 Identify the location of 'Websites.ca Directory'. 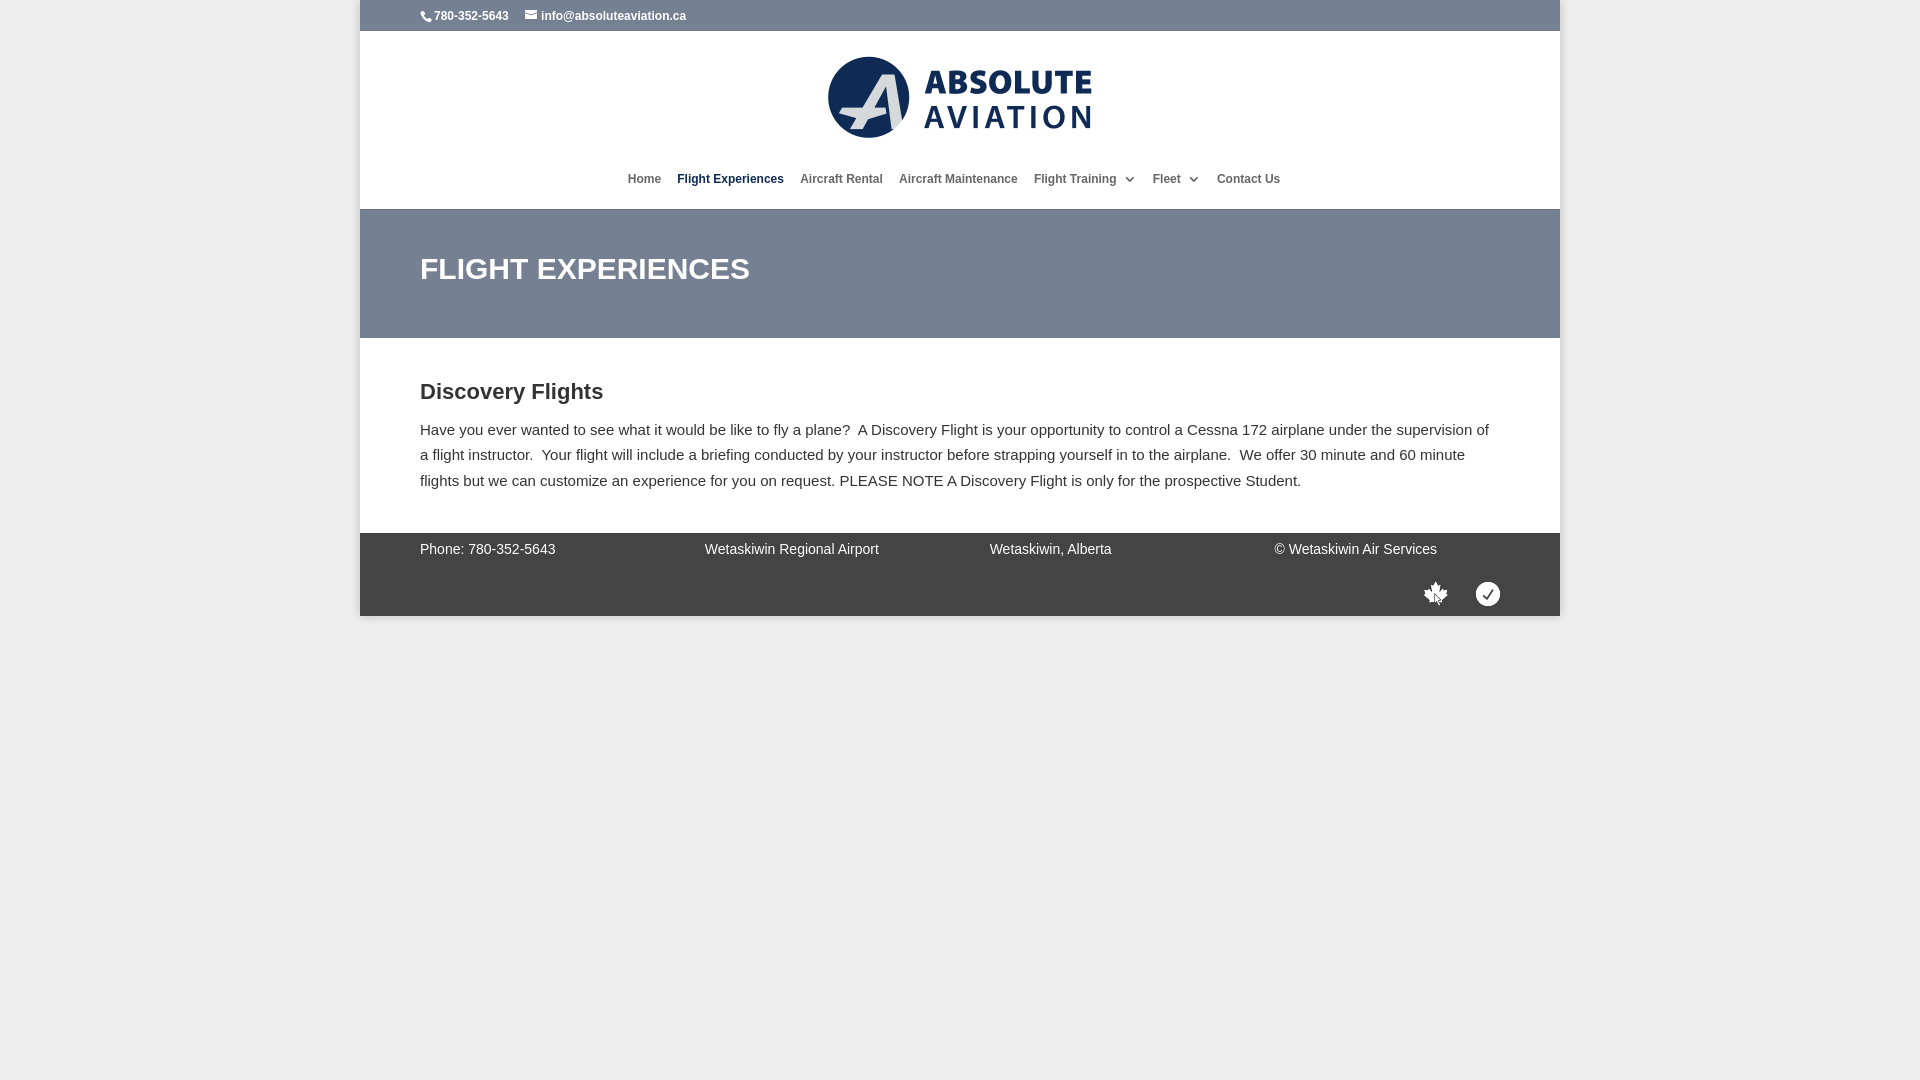
(1434, 594).